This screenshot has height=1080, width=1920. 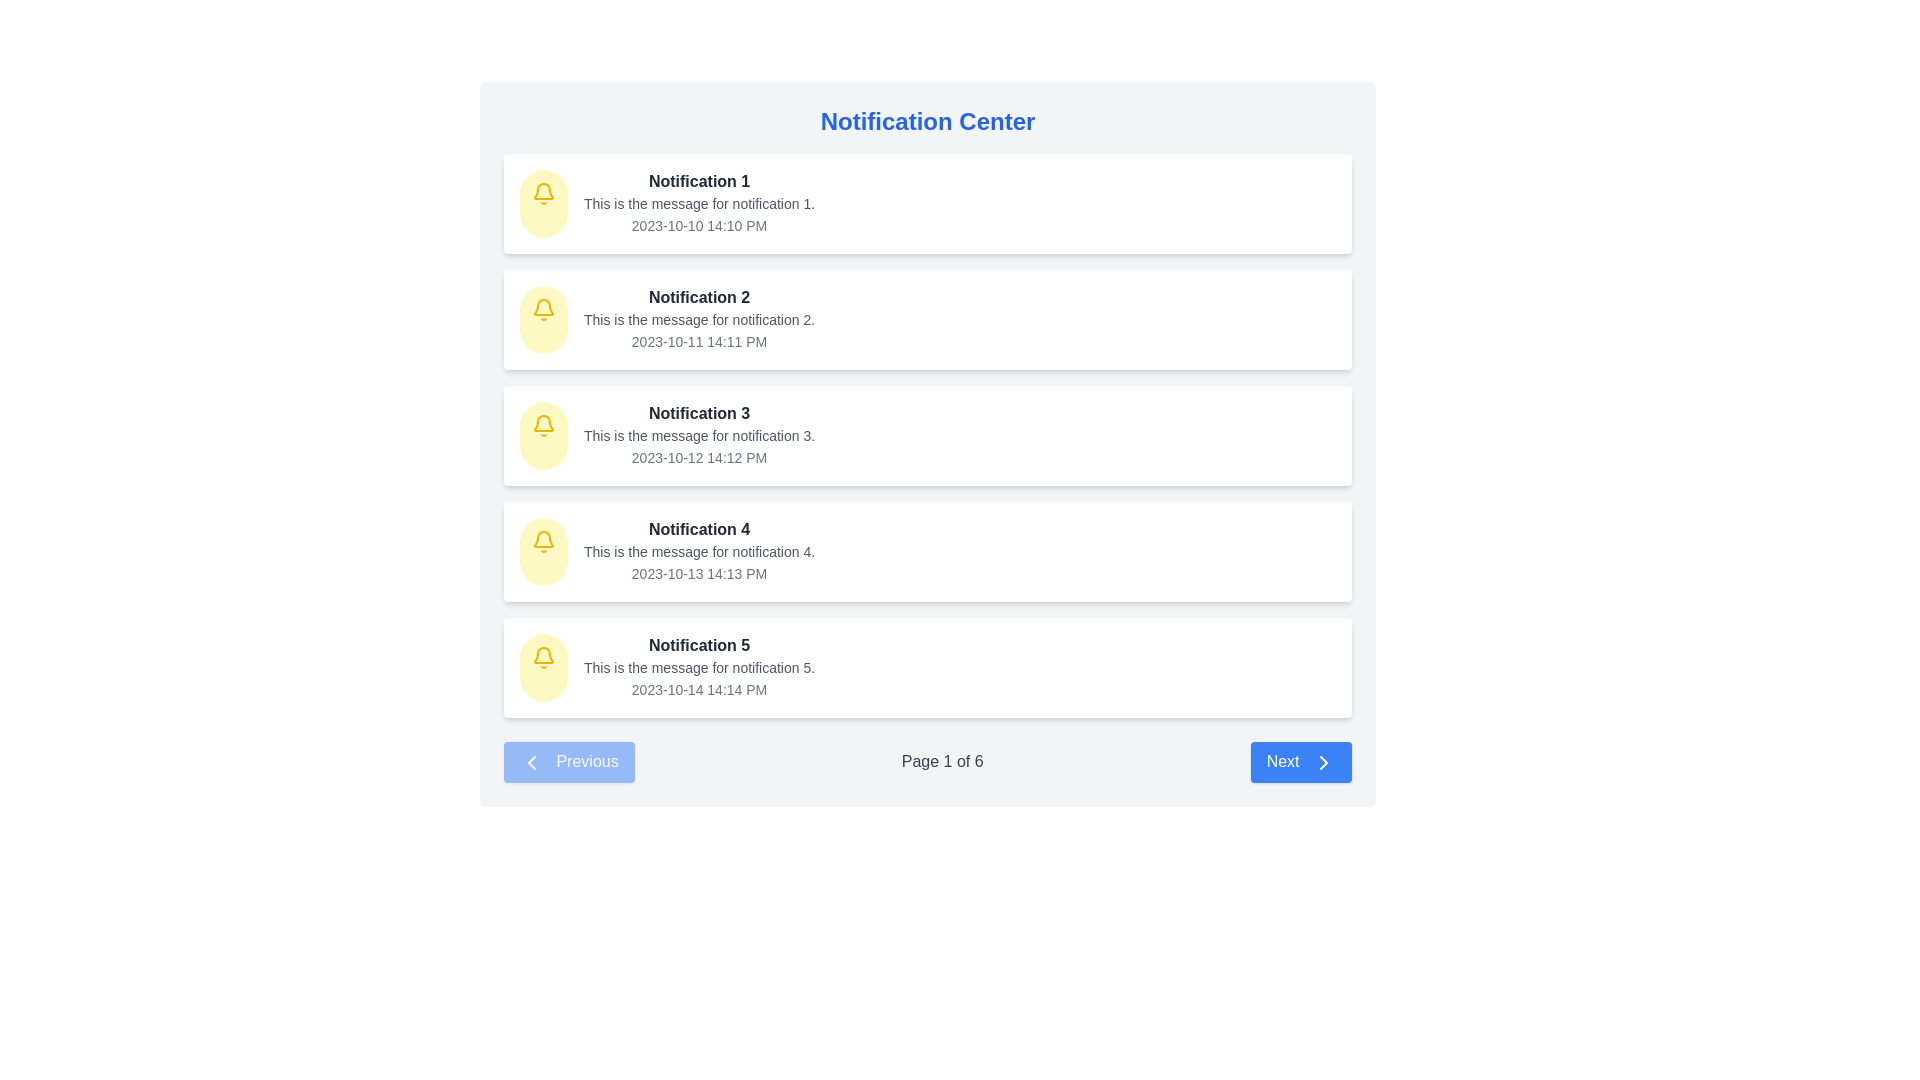 I want to click on the fourth notification entry in the vertical list layout of the notification center interface, which provides information about a specific notification including a title, message, and timestamp, so click(x=699, y=551).